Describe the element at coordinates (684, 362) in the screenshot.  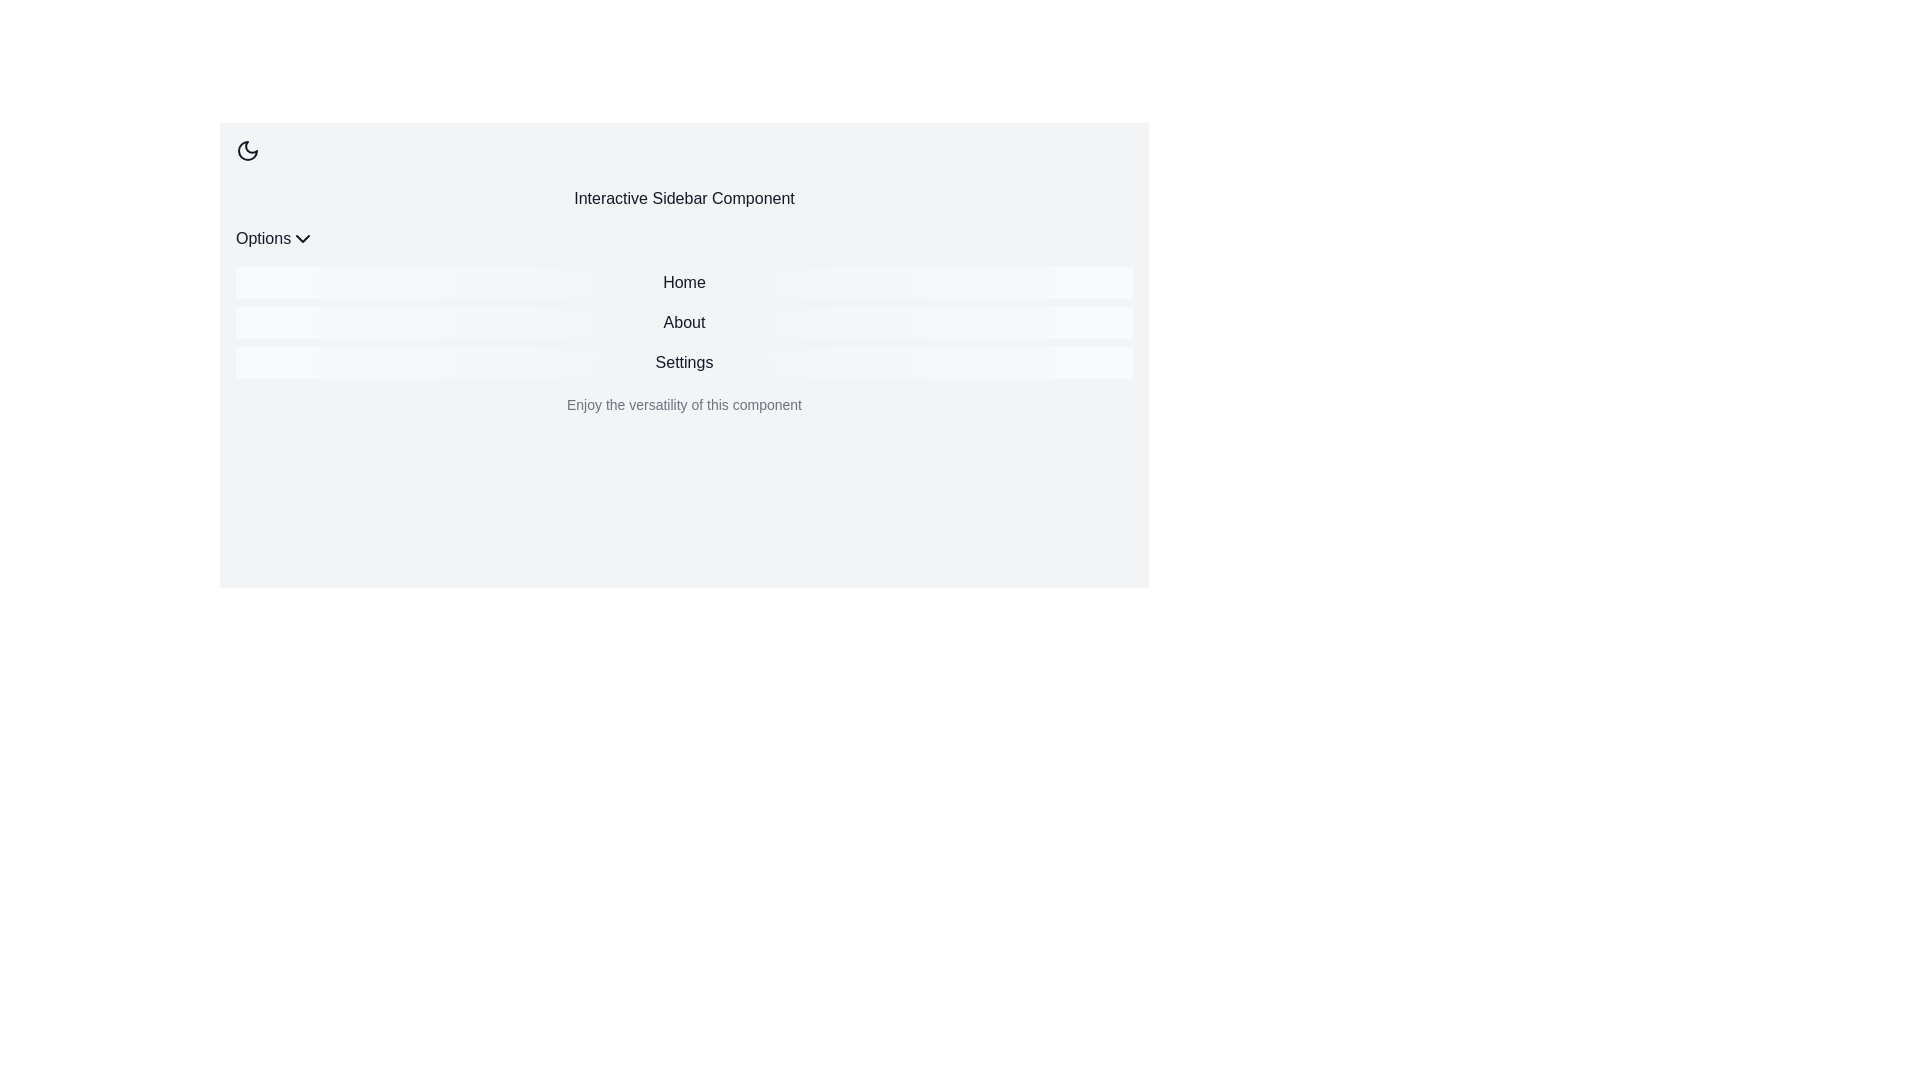
I see `the 'Settings' text button` at that location.